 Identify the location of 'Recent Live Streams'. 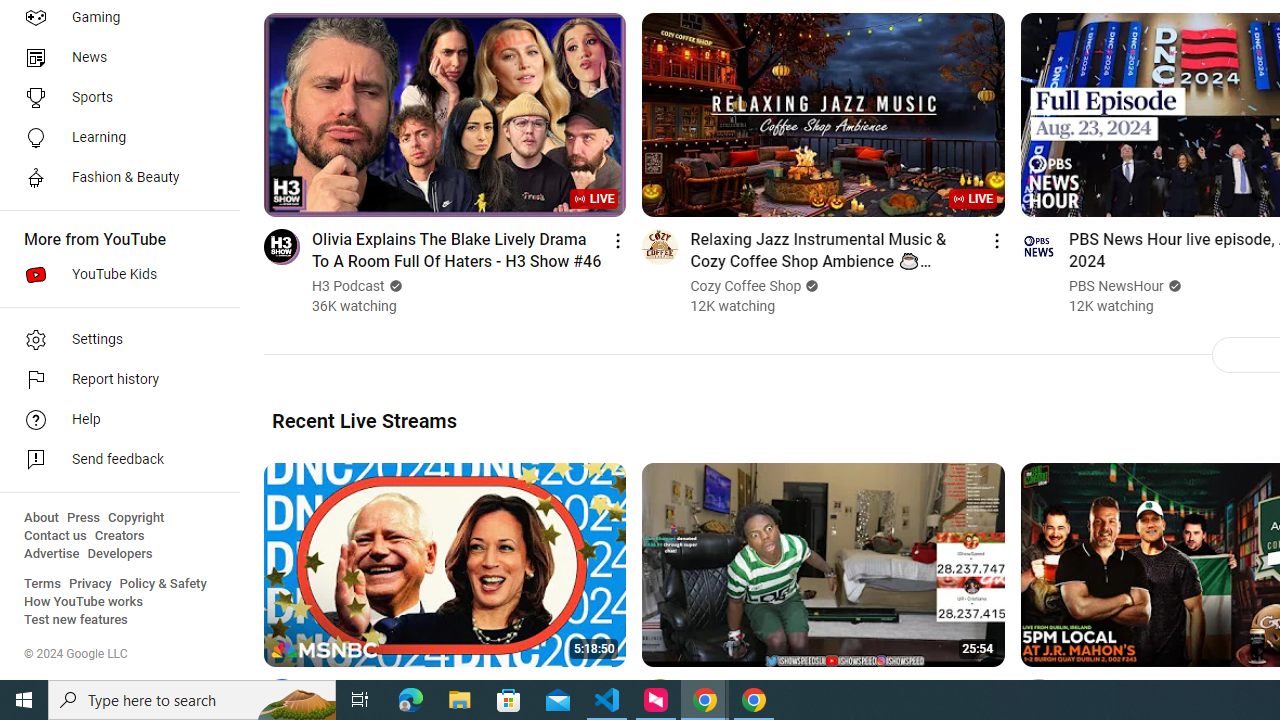
(364, 419).